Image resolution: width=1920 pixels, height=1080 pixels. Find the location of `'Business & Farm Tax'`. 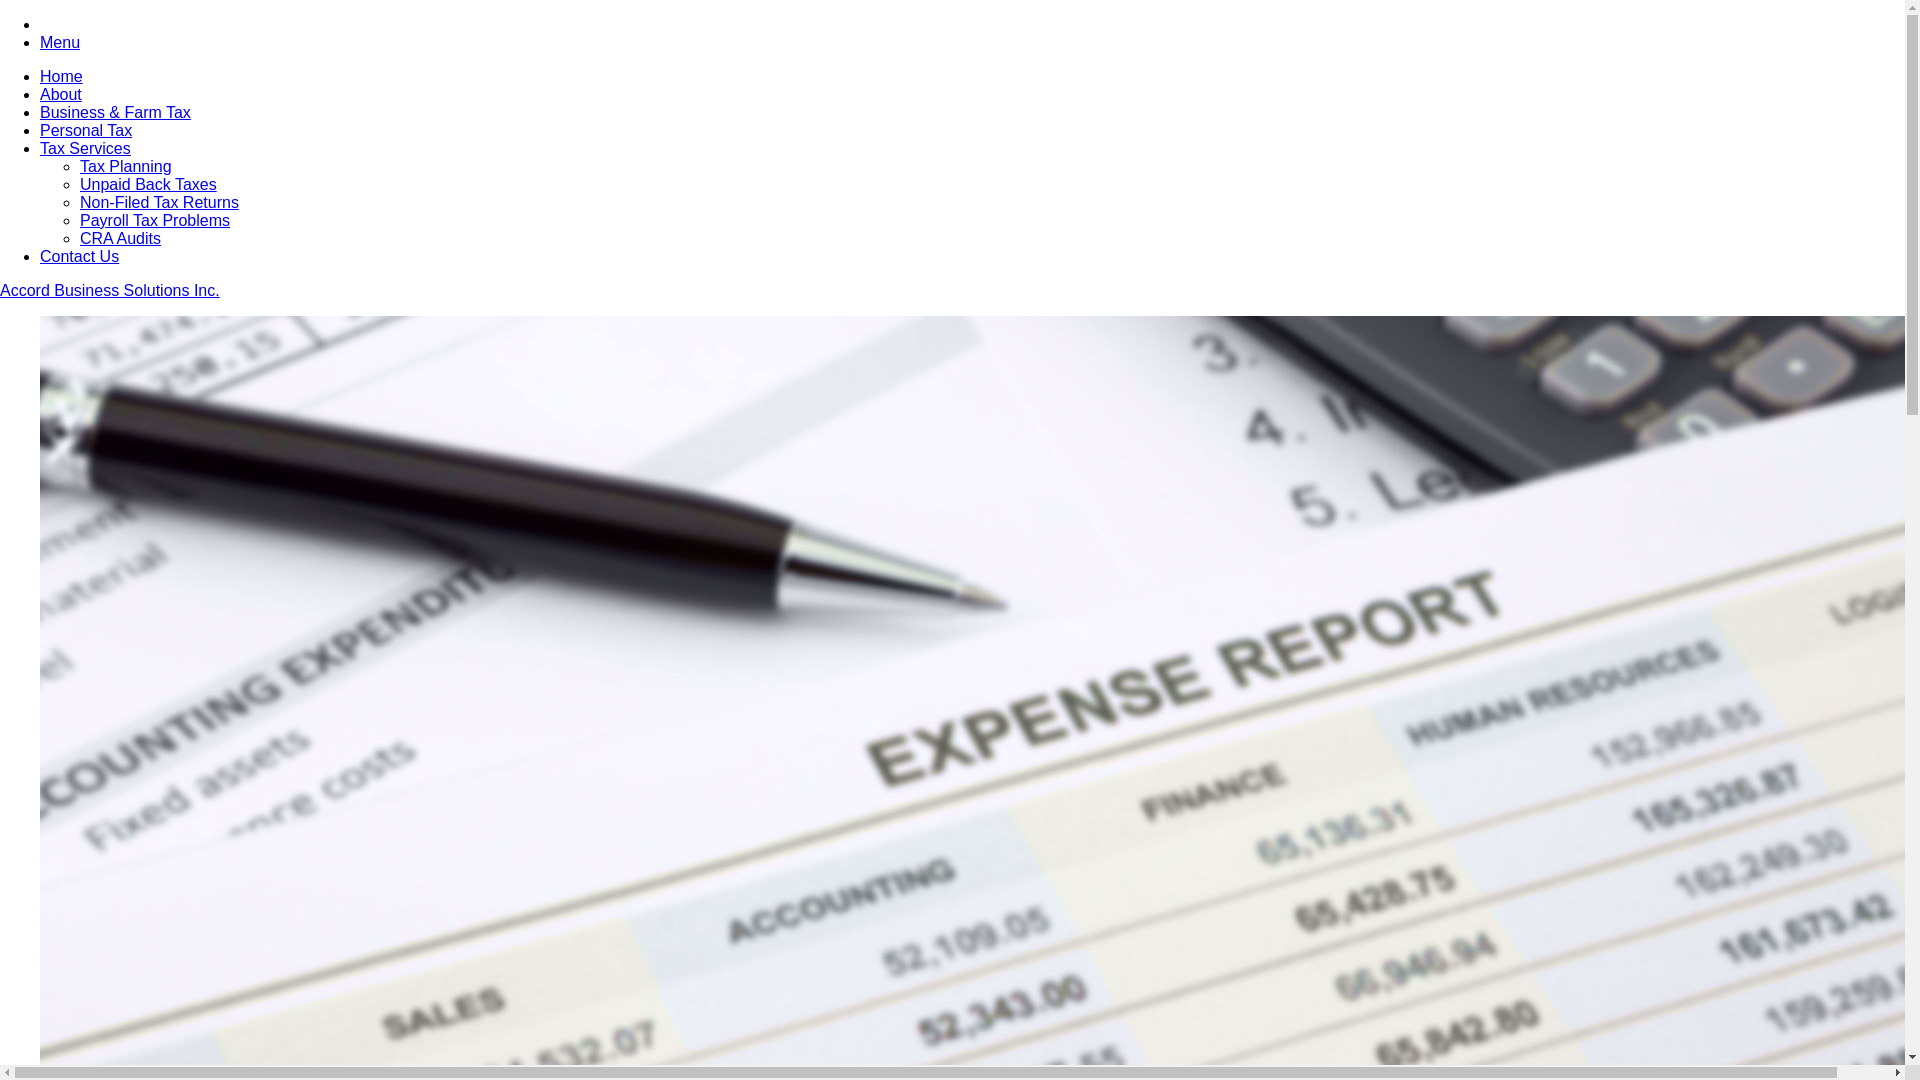

'Business & Farm Tax' is located at coordinates (114, 112).